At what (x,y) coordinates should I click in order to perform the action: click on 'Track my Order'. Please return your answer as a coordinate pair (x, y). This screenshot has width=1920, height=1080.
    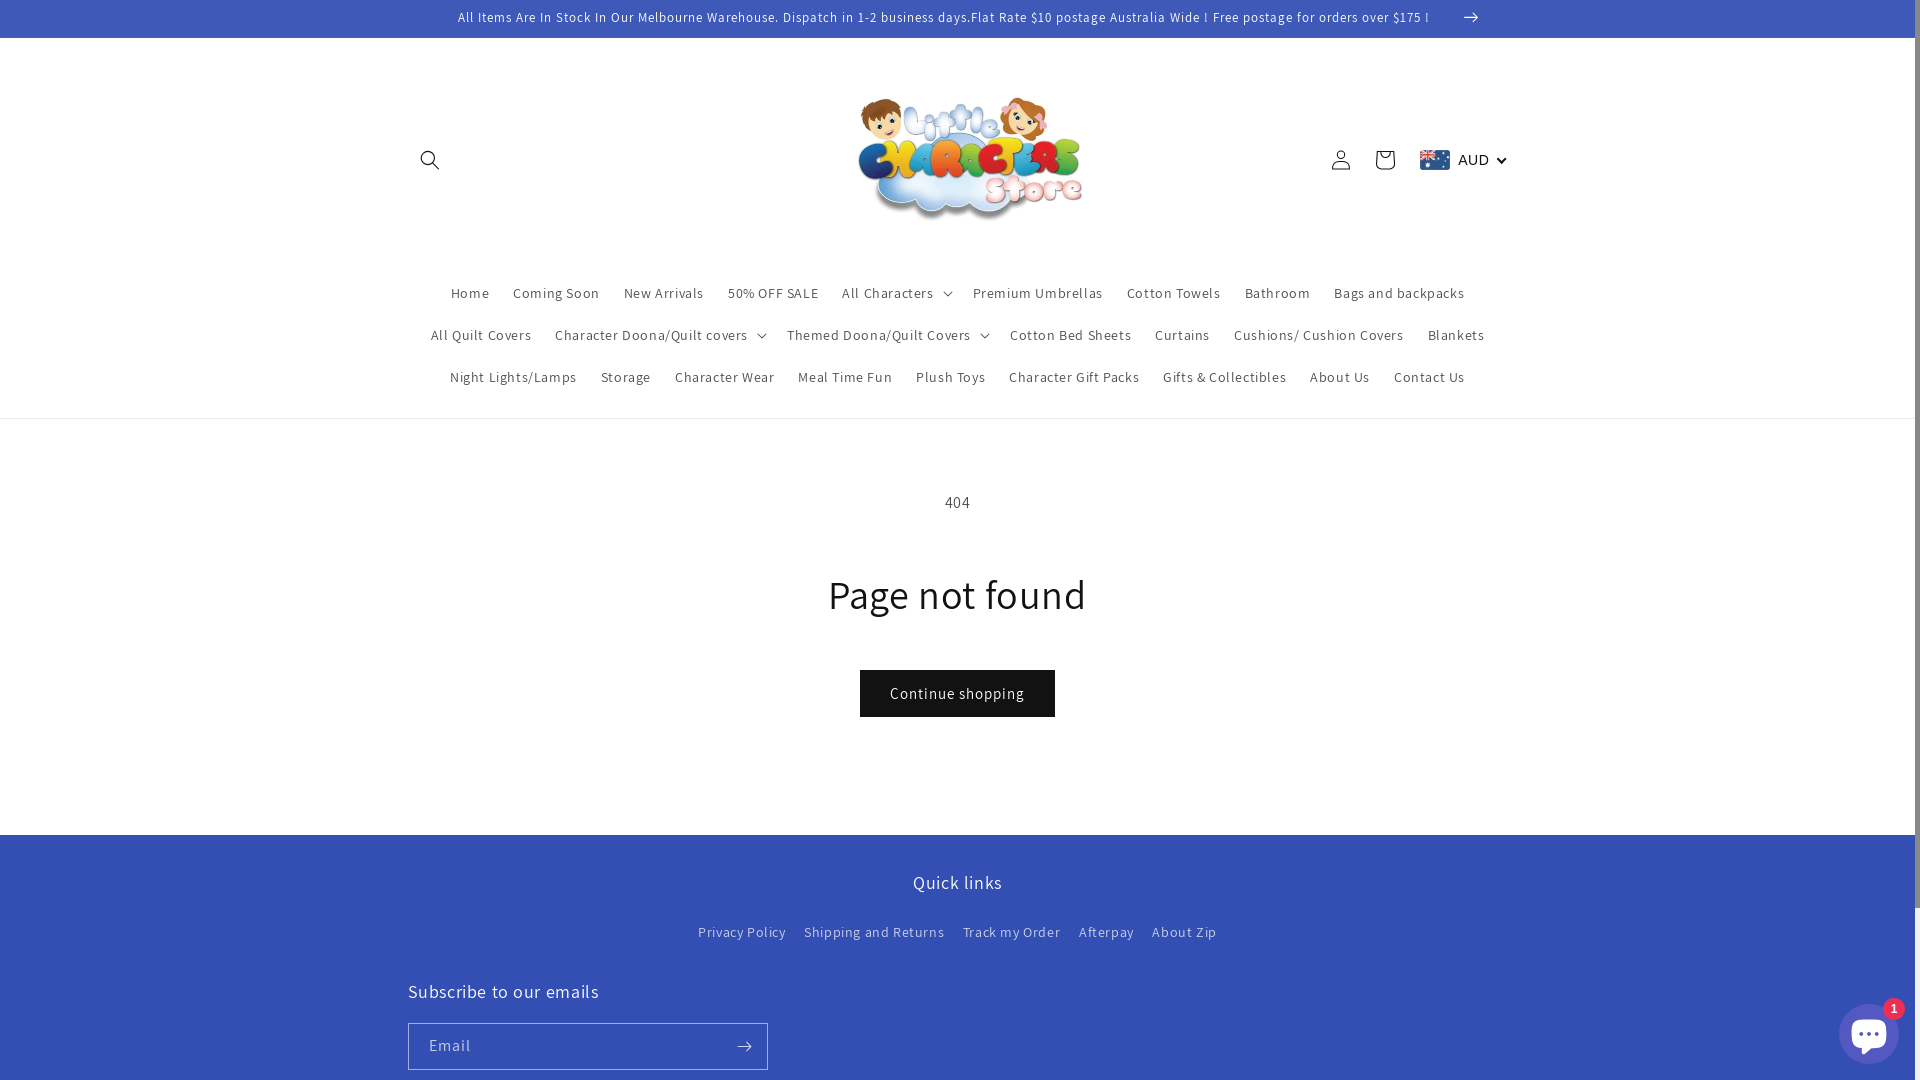
    Looking at the image, I should click on (1011, 932).